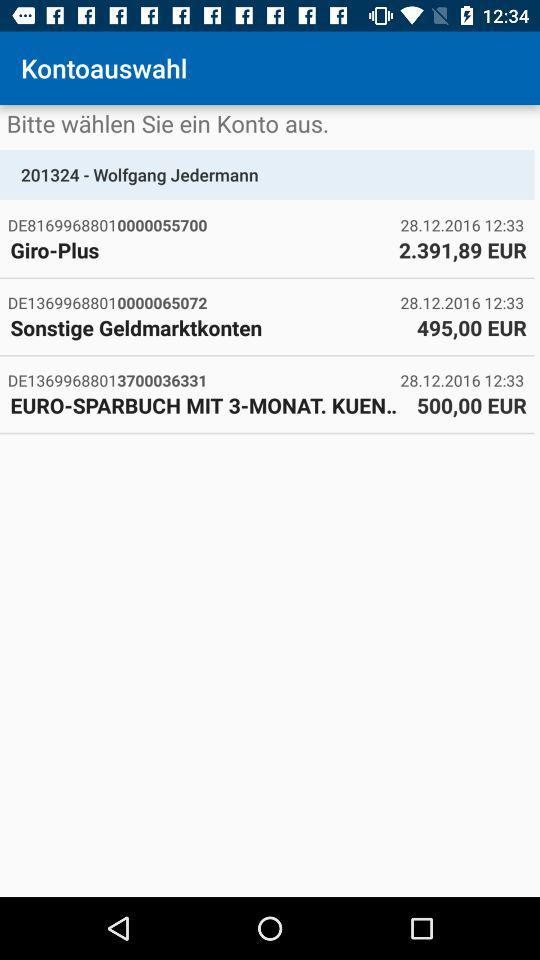  What do you see at coordinates (203, 225) in the screenshot?
I see `de81699688010000055700` at bounding box center [203, 225].